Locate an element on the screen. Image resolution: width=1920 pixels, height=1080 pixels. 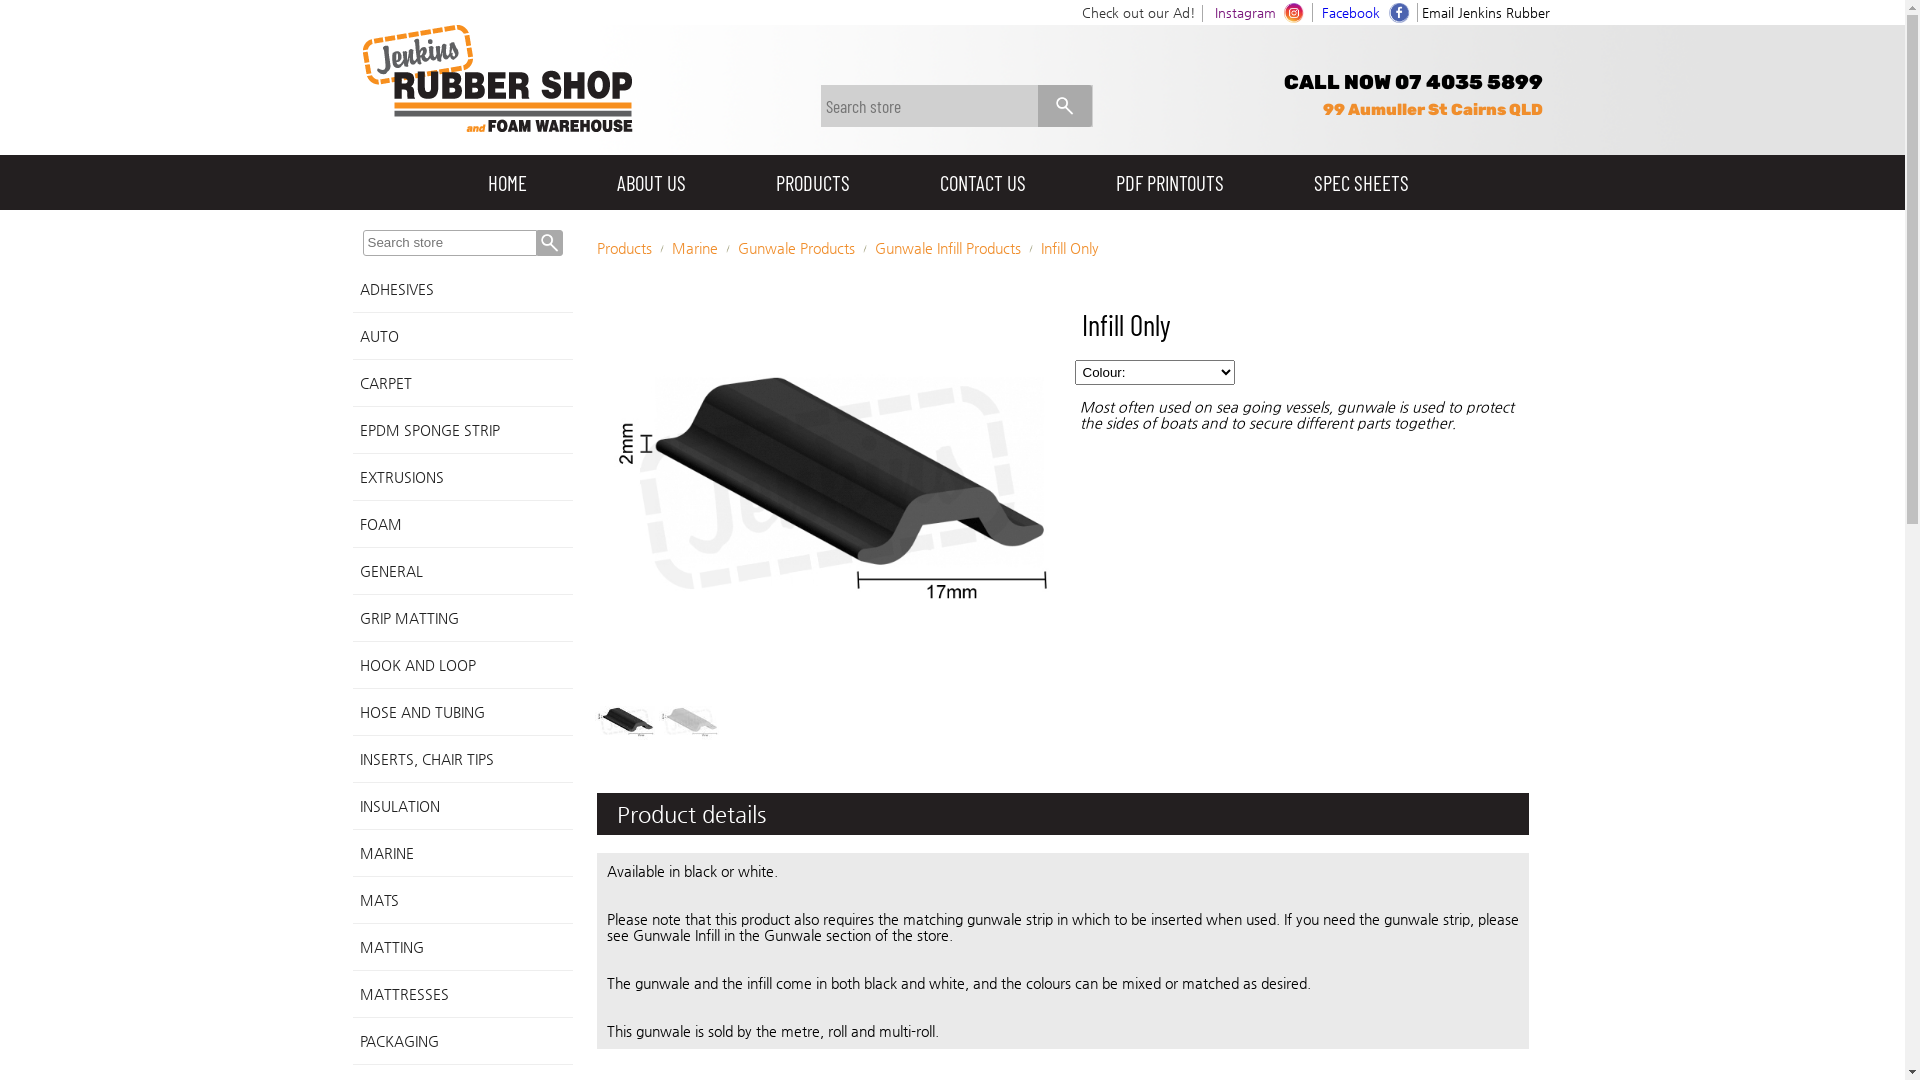
'Gunwale Infill Products' is located at coordinates (945, 246).